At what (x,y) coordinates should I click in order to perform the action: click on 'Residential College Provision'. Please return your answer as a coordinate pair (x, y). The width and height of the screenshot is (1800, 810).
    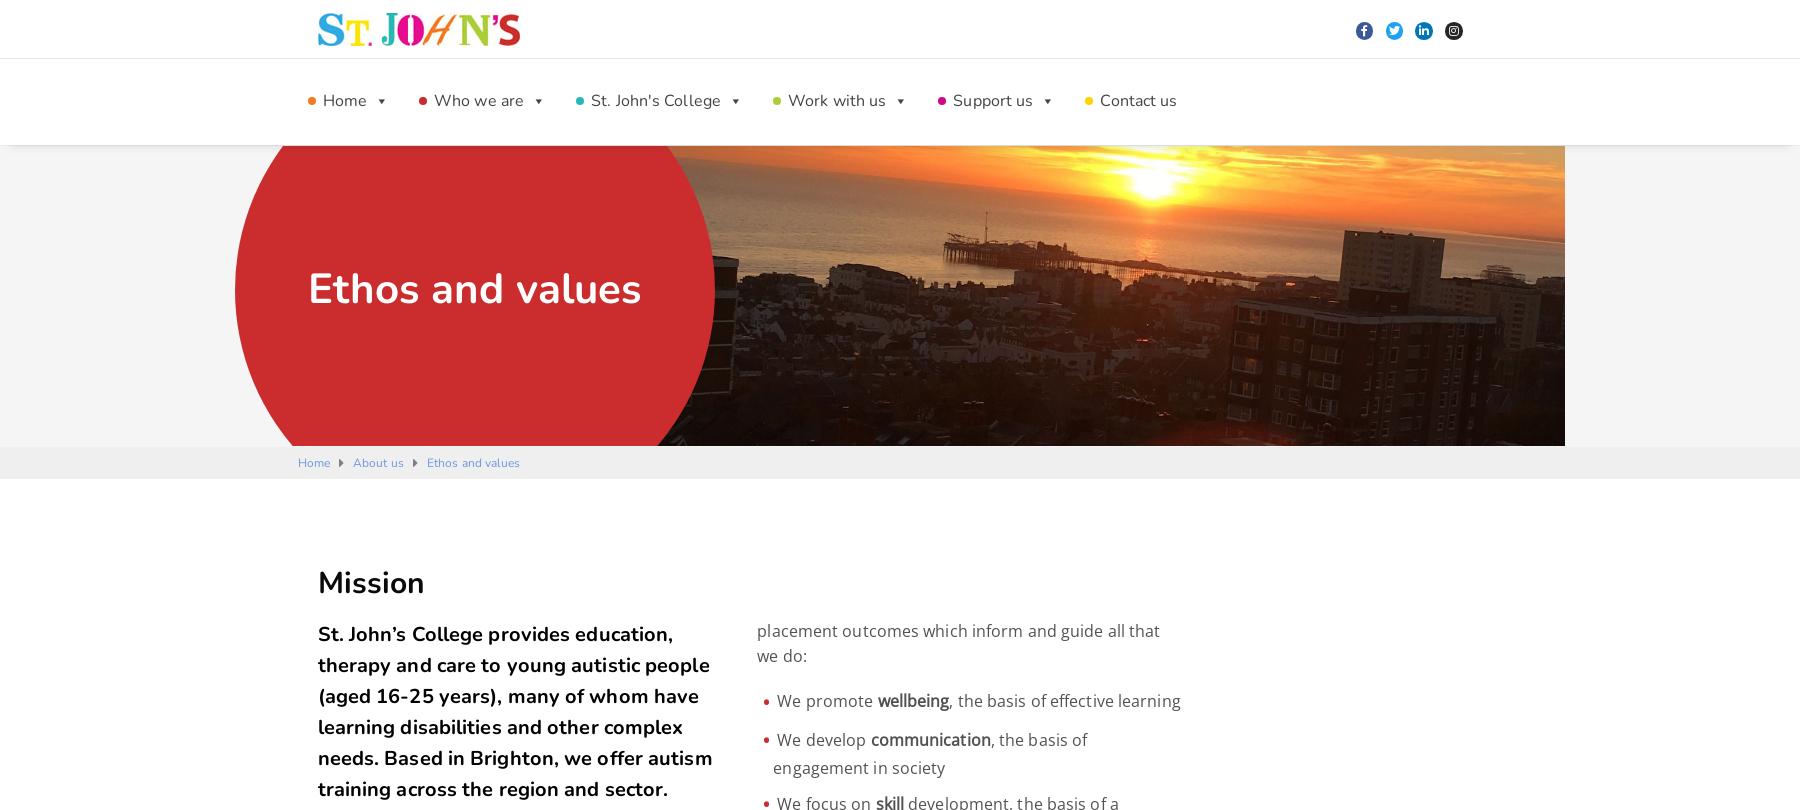
    Looking at the image, I should click on (376, 431).